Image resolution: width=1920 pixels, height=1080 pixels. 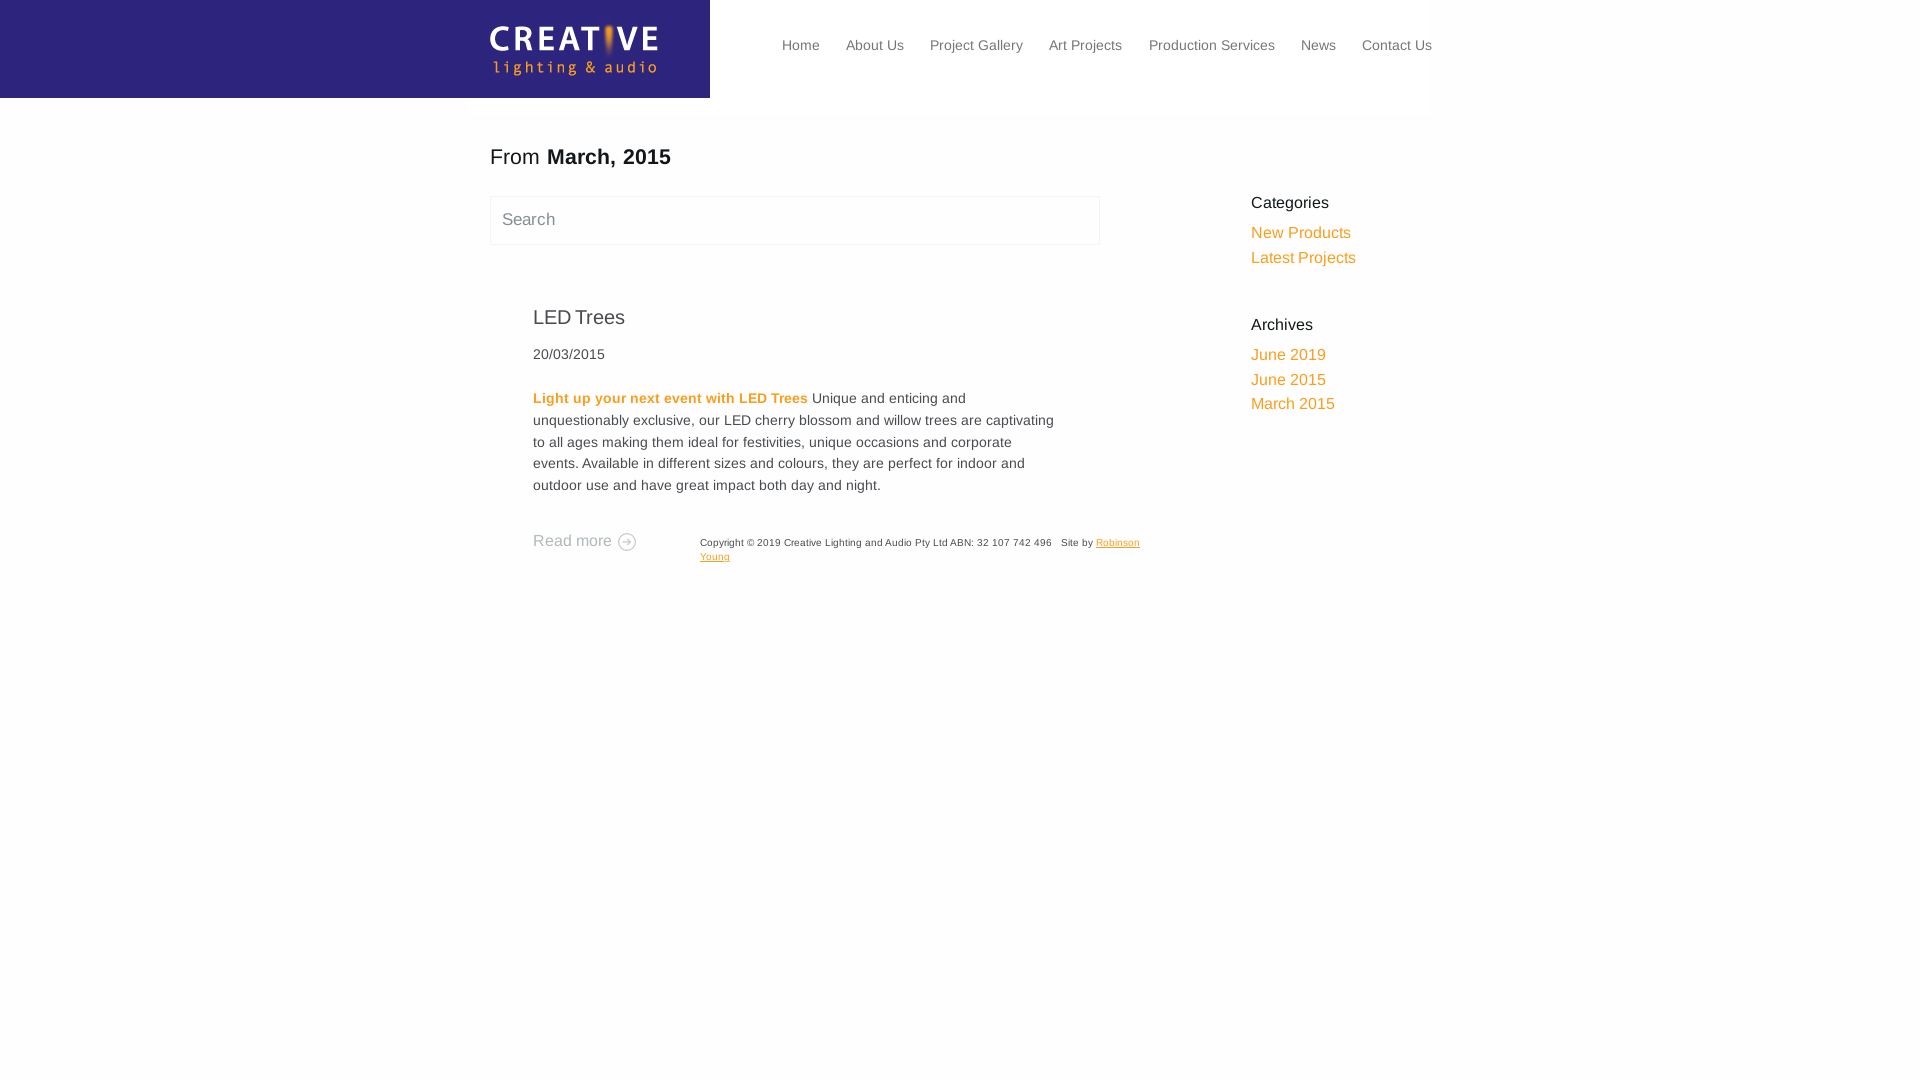 I want to click on 'New Products', so click(x=1300, y=231).